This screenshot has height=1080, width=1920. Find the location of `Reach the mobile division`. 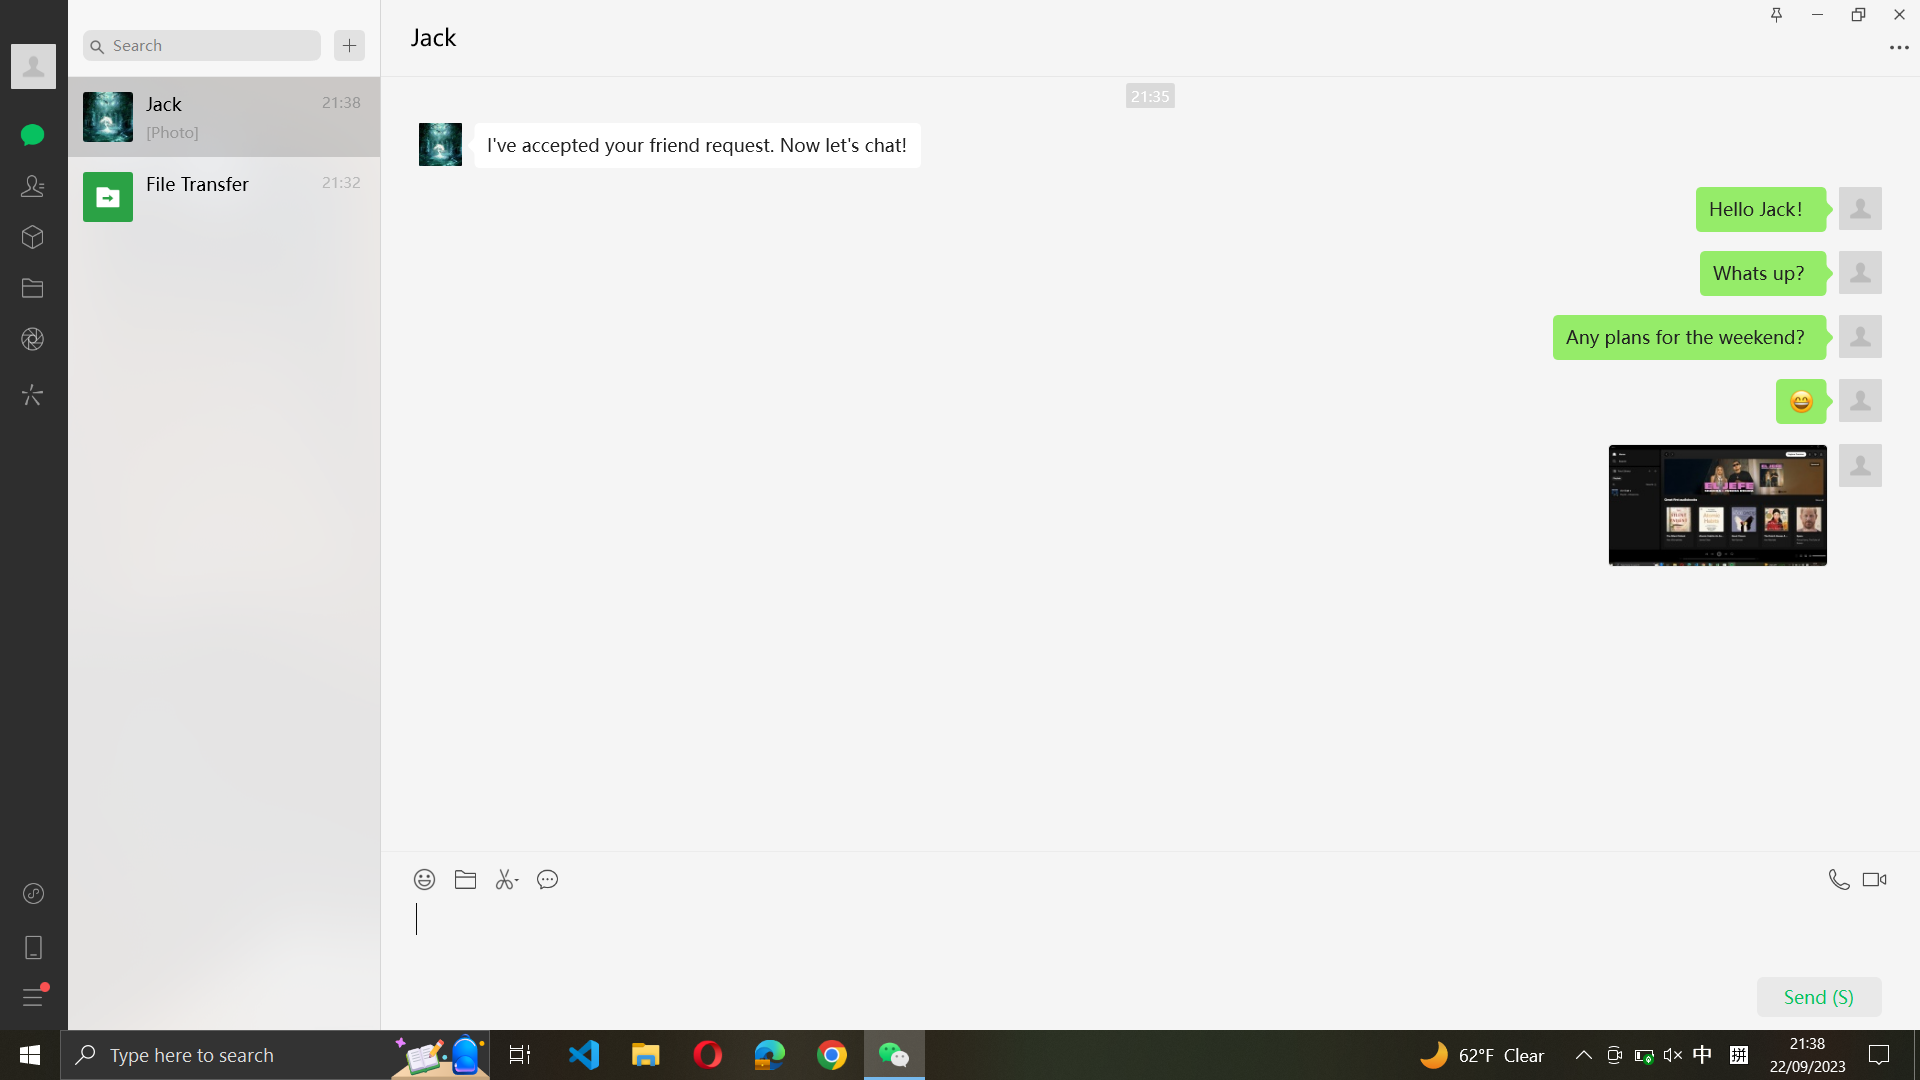

Reach the mobile division is located at coordinates (33, 945).